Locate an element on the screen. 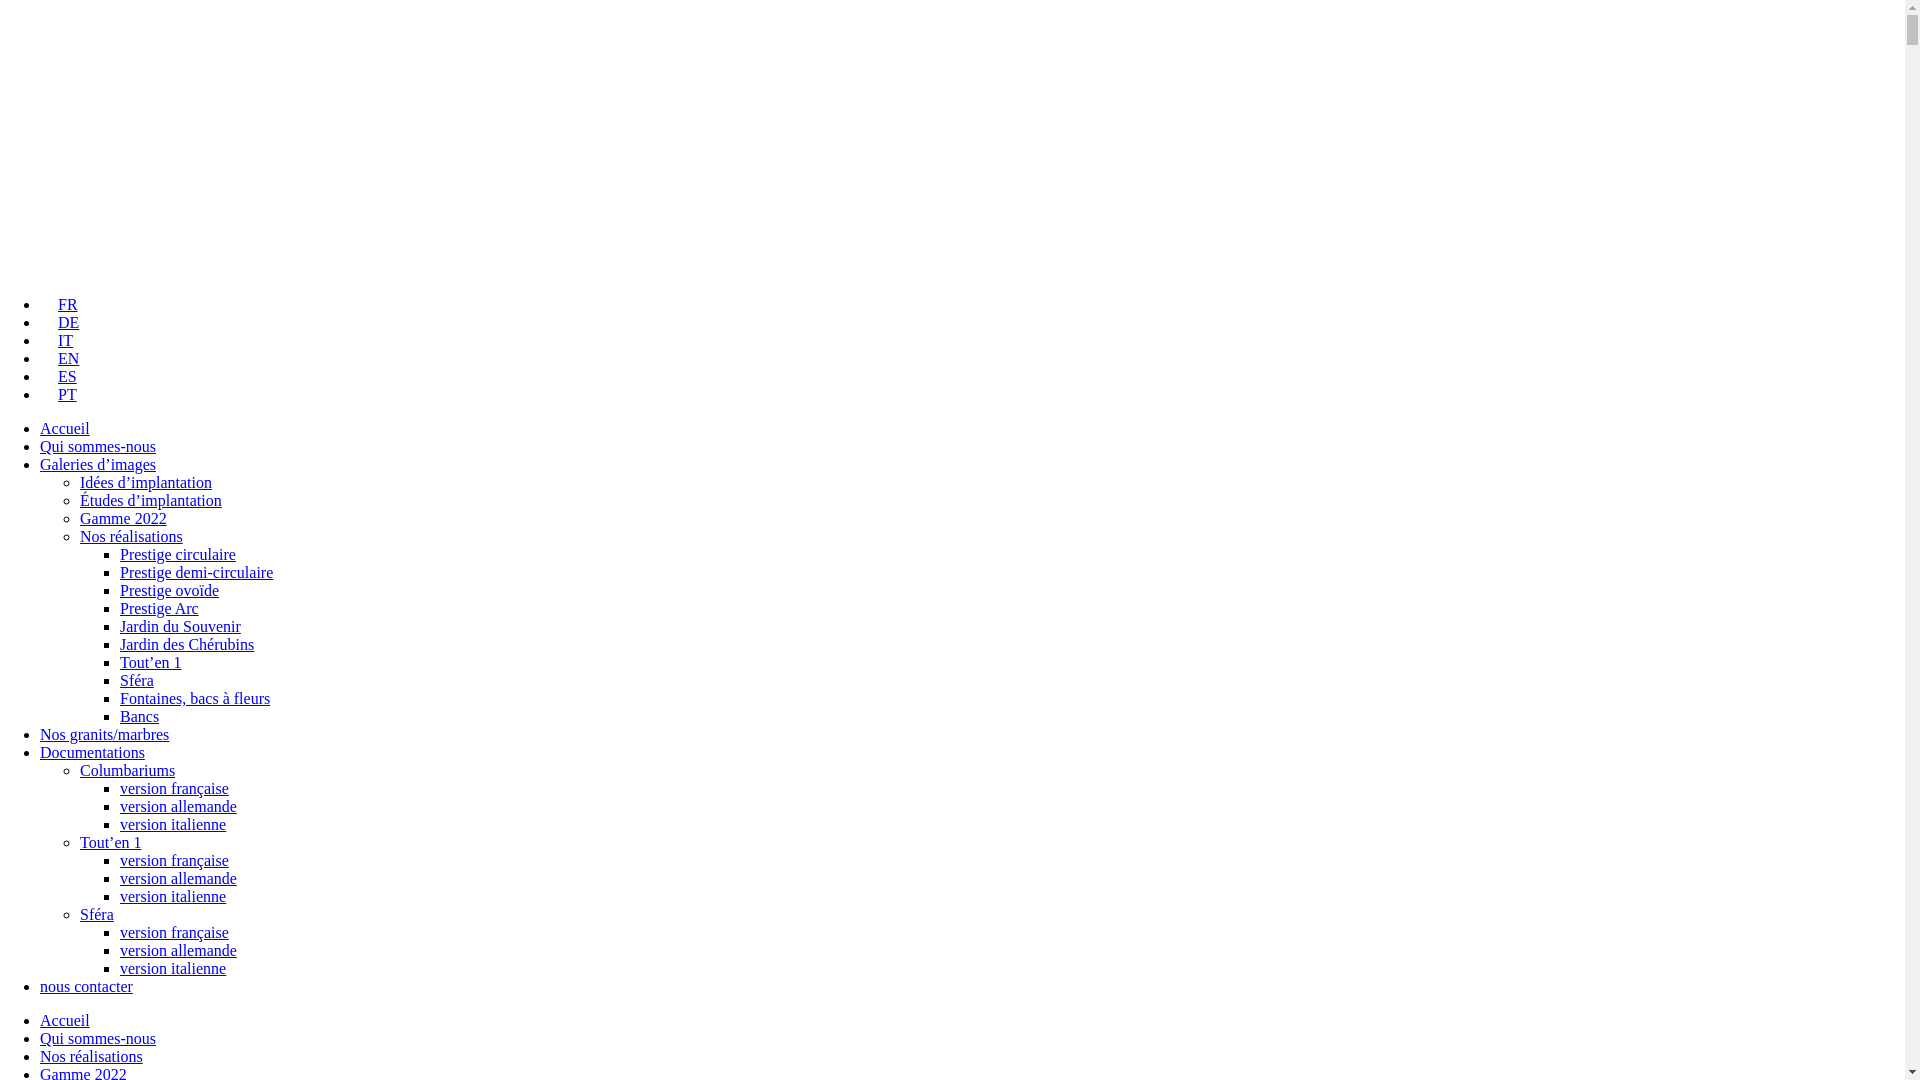 The width and height of the screenshot is (1920, 1080). 'Gamme 2022' is located at coordinates (122, 517).